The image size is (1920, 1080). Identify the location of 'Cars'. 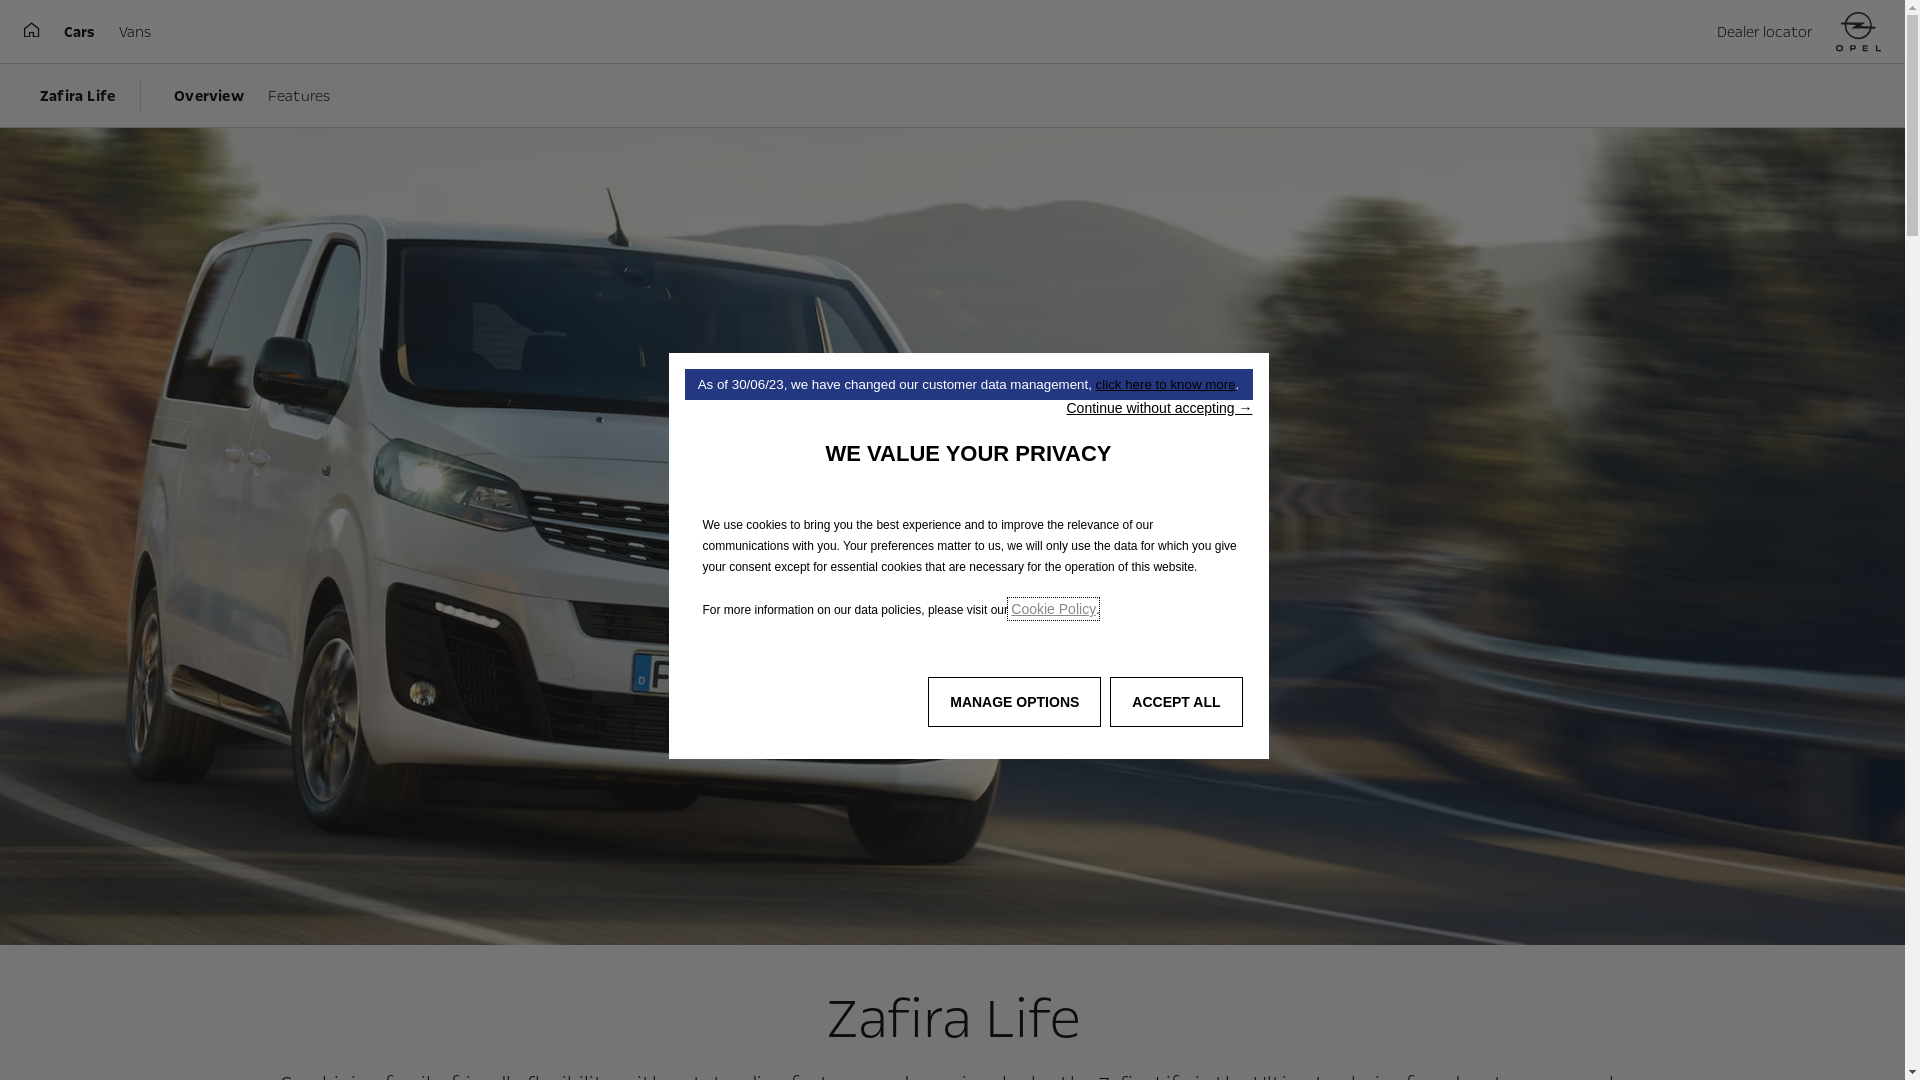
(79, 31).